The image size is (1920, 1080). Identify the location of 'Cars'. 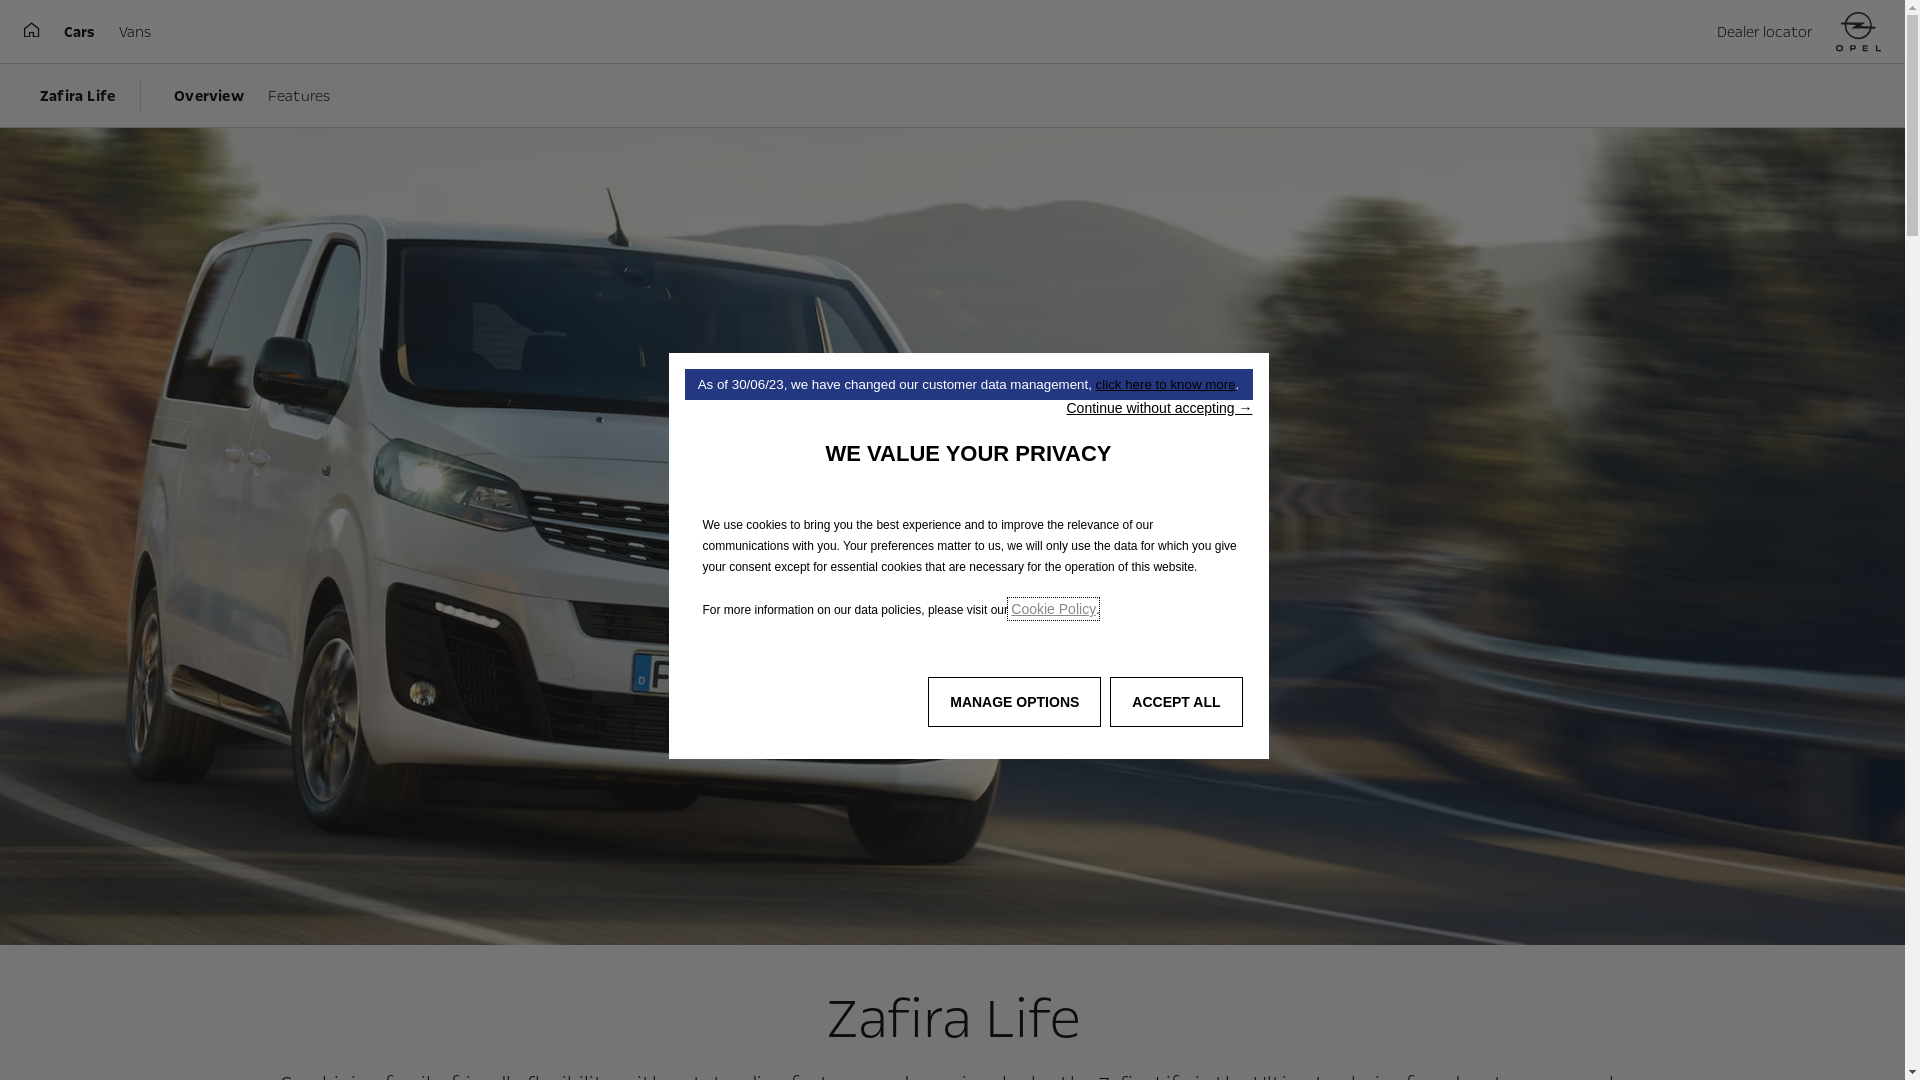
(79, 31).